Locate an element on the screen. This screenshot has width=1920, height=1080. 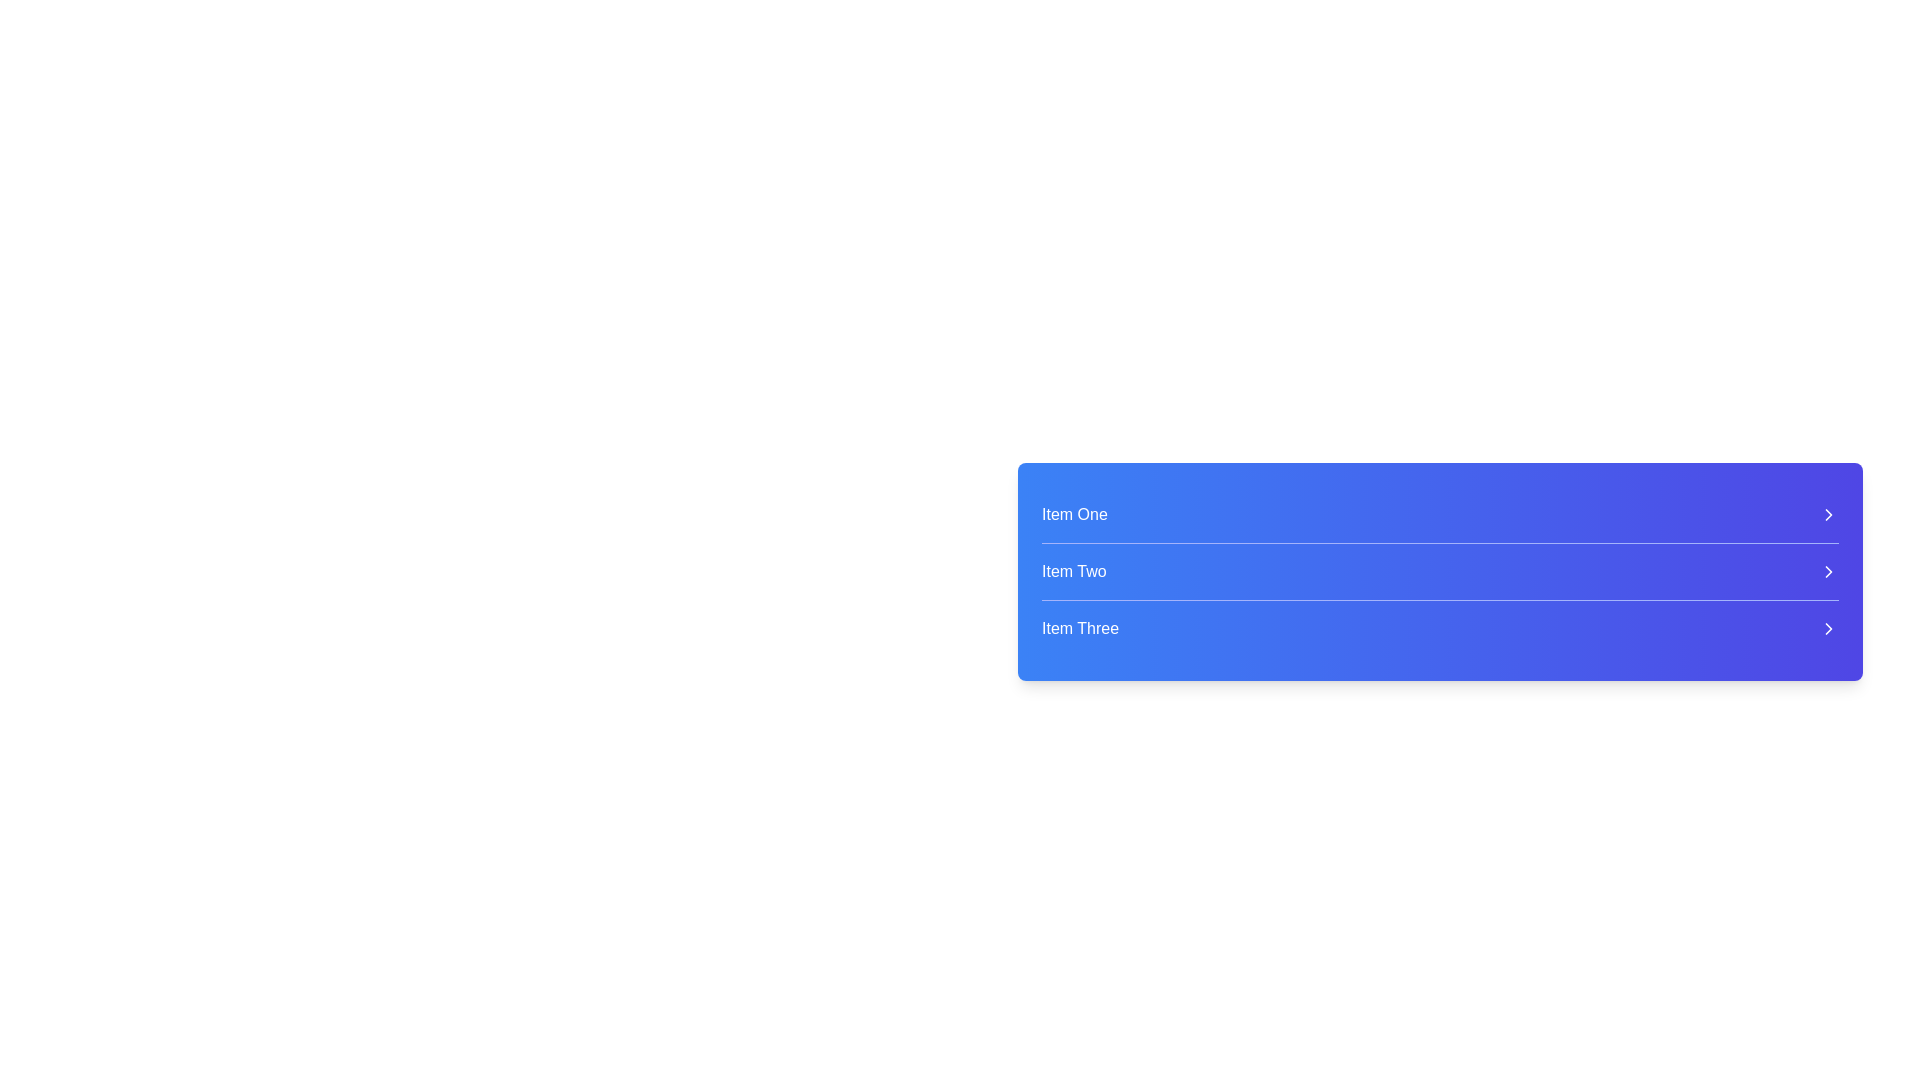
the right-facing chevron arrow icon associated with 'Item Two' is located at coordinates (1828, 571).